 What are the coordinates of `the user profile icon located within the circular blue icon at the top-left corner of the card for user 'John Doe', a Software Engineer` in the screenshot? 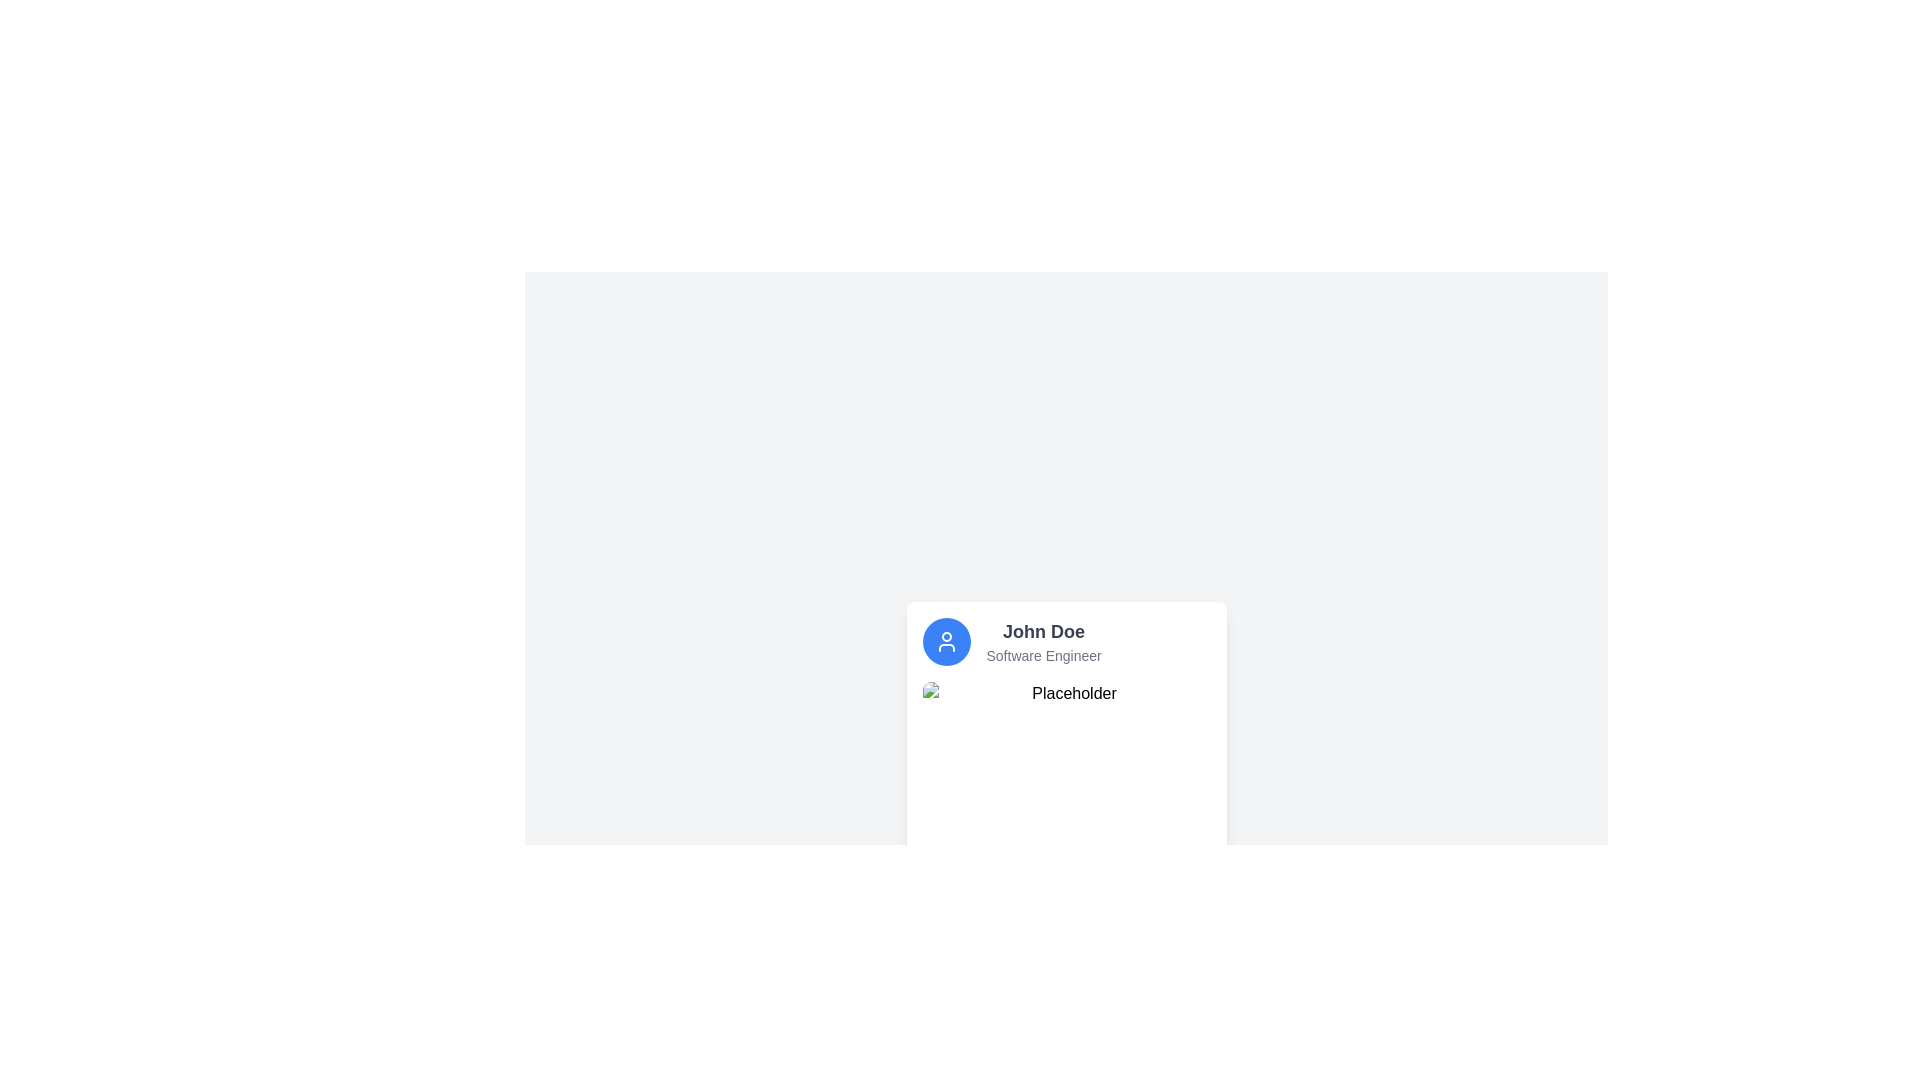 It's located at (945, 641).